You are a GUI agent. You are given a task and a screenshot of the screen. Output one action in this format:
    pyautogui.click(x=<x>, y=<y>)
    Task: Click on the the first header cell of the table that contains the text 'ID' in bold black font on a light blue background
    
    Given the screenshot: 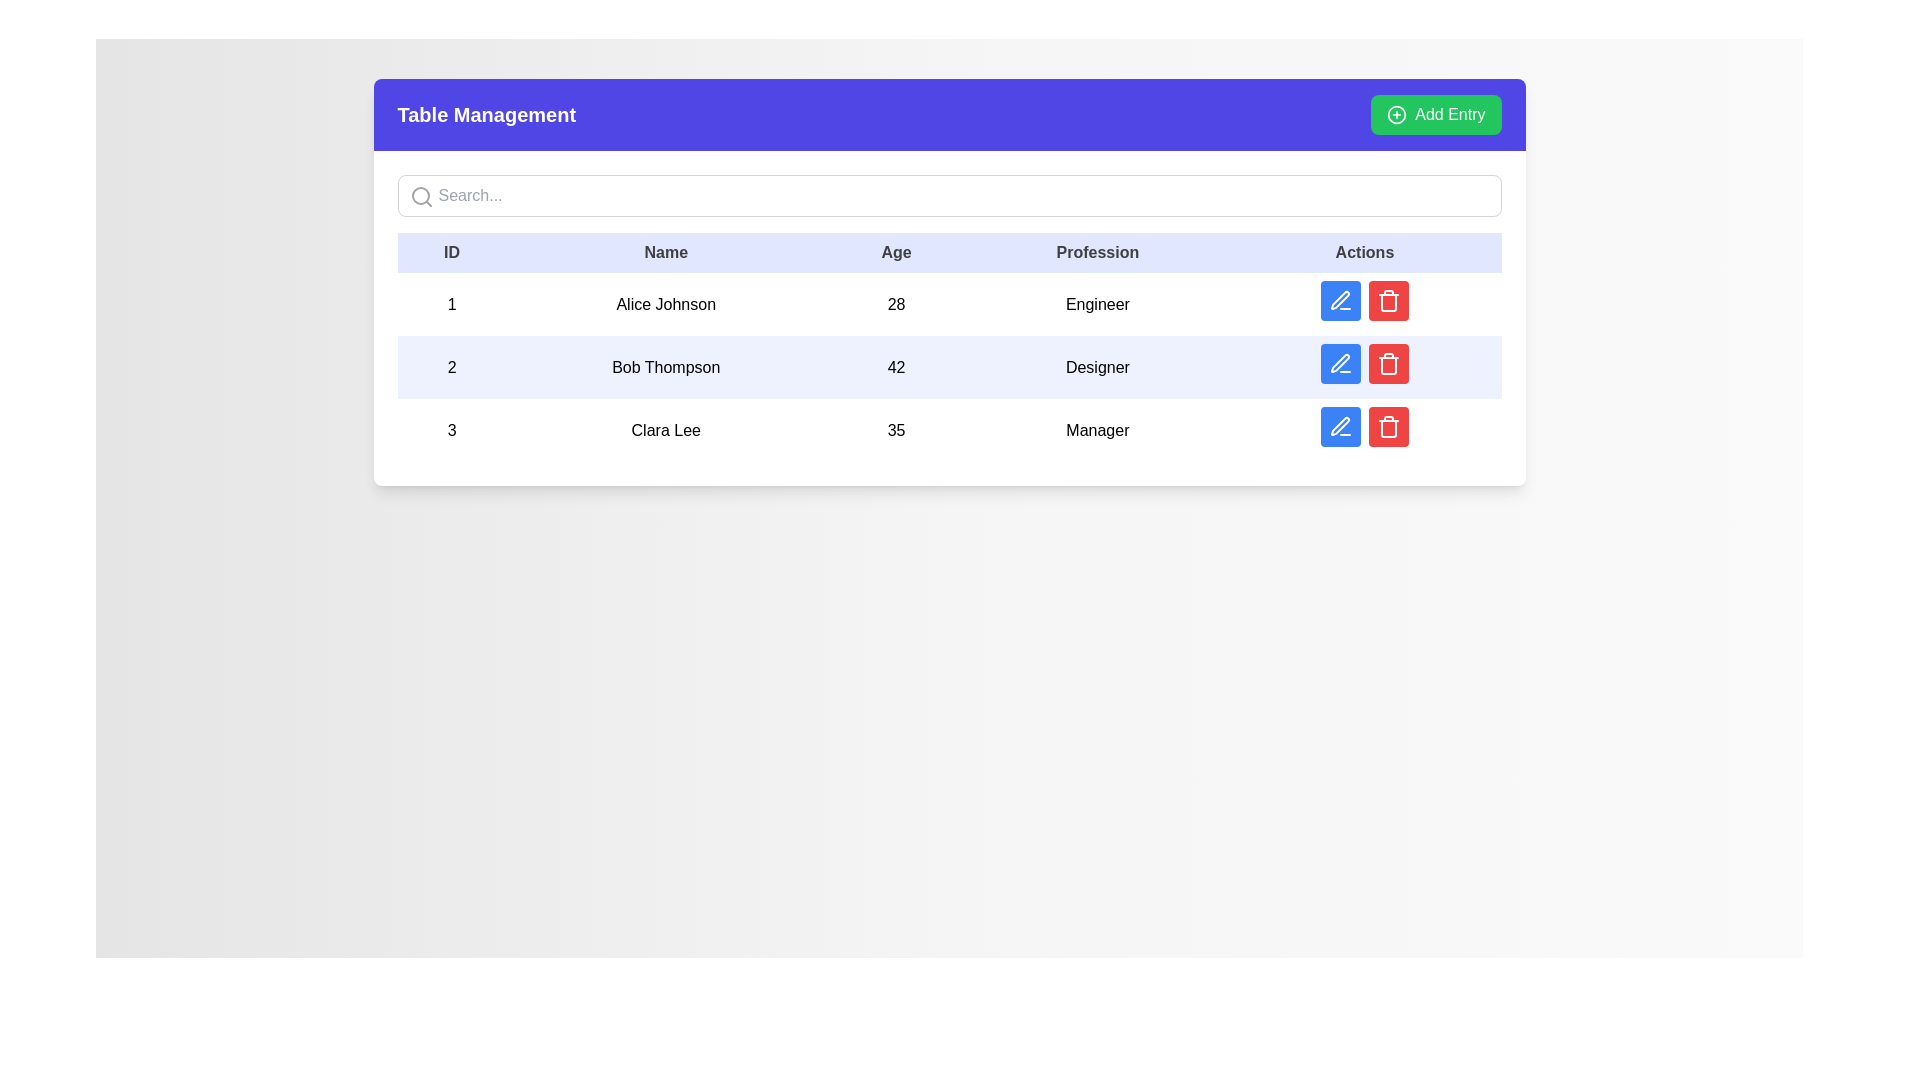 What is the action you would take?
    pyautogui.click(x=451, y=252)
    